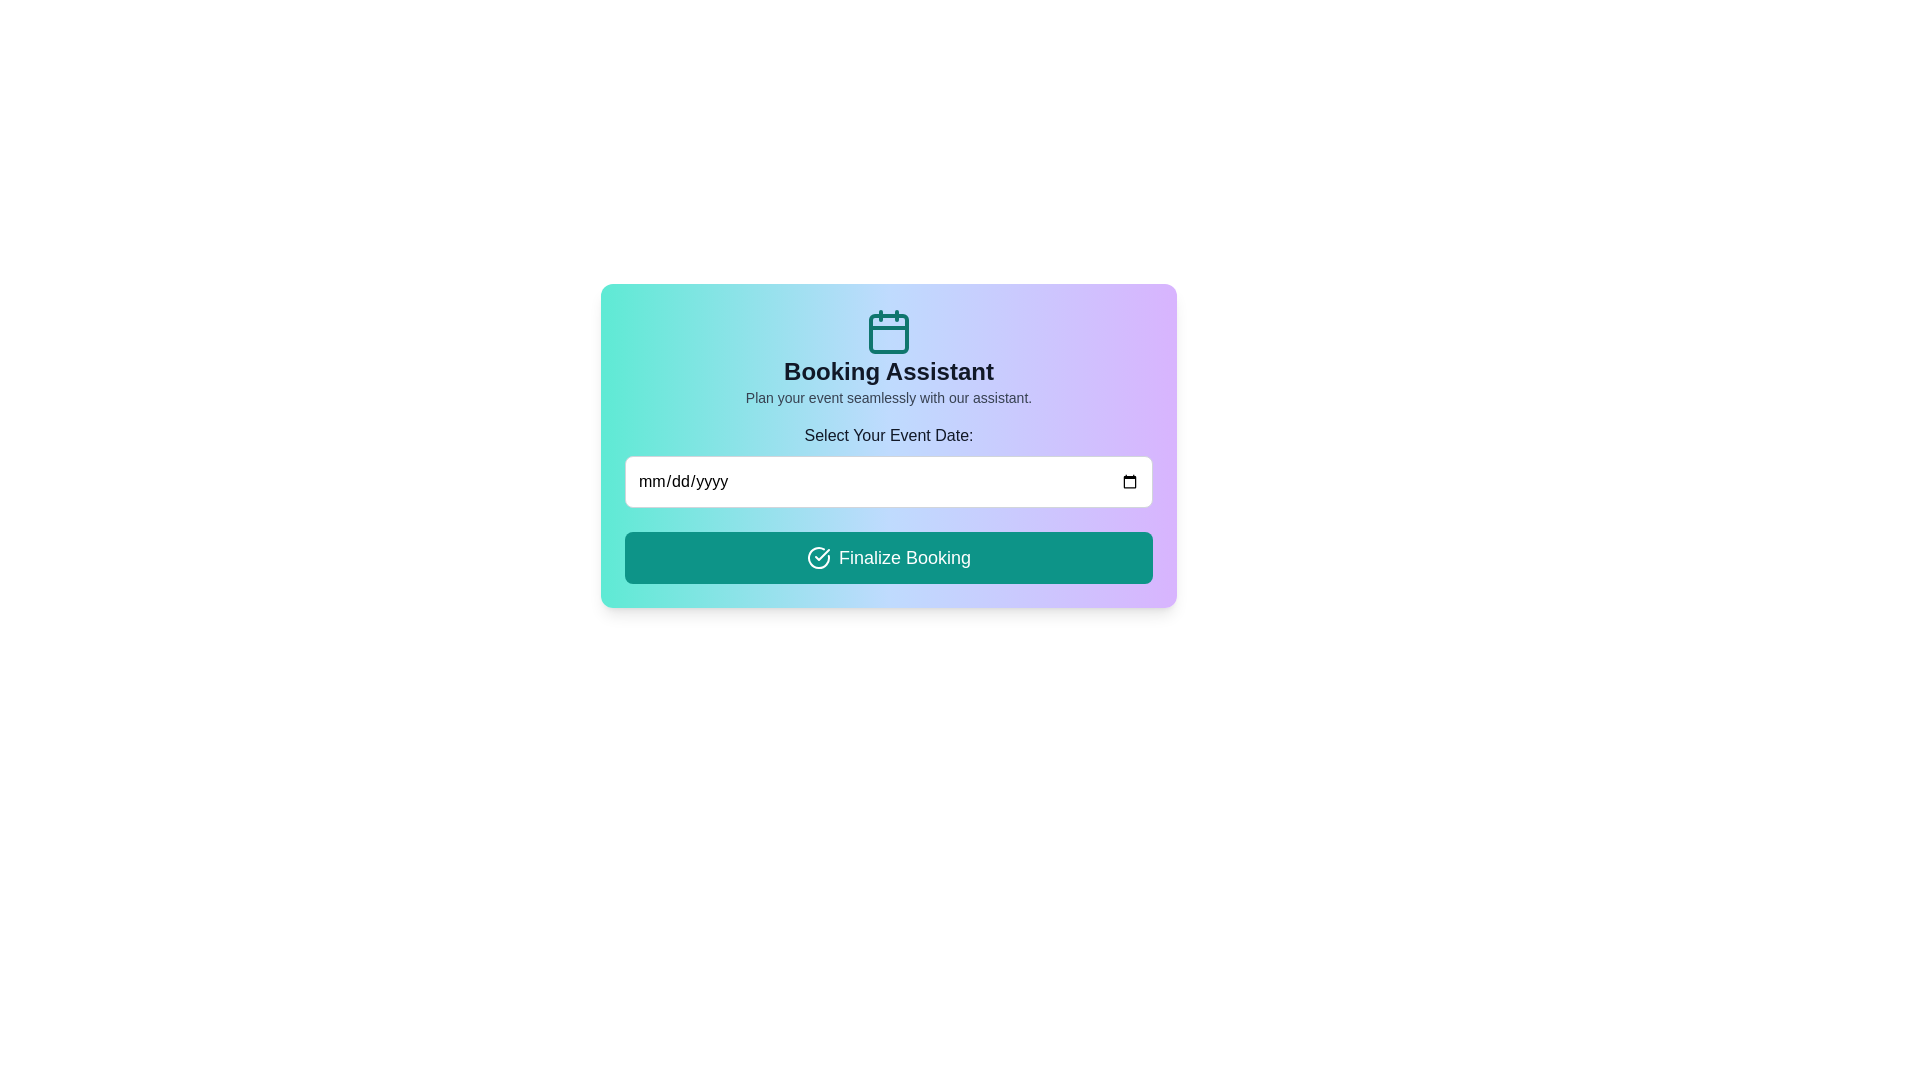  What do you see at coordinates (887, 558) in the screenshot?
I see `the submission button located at the bottom of the card to finalize the event booking` at bounding box center [887, 558].